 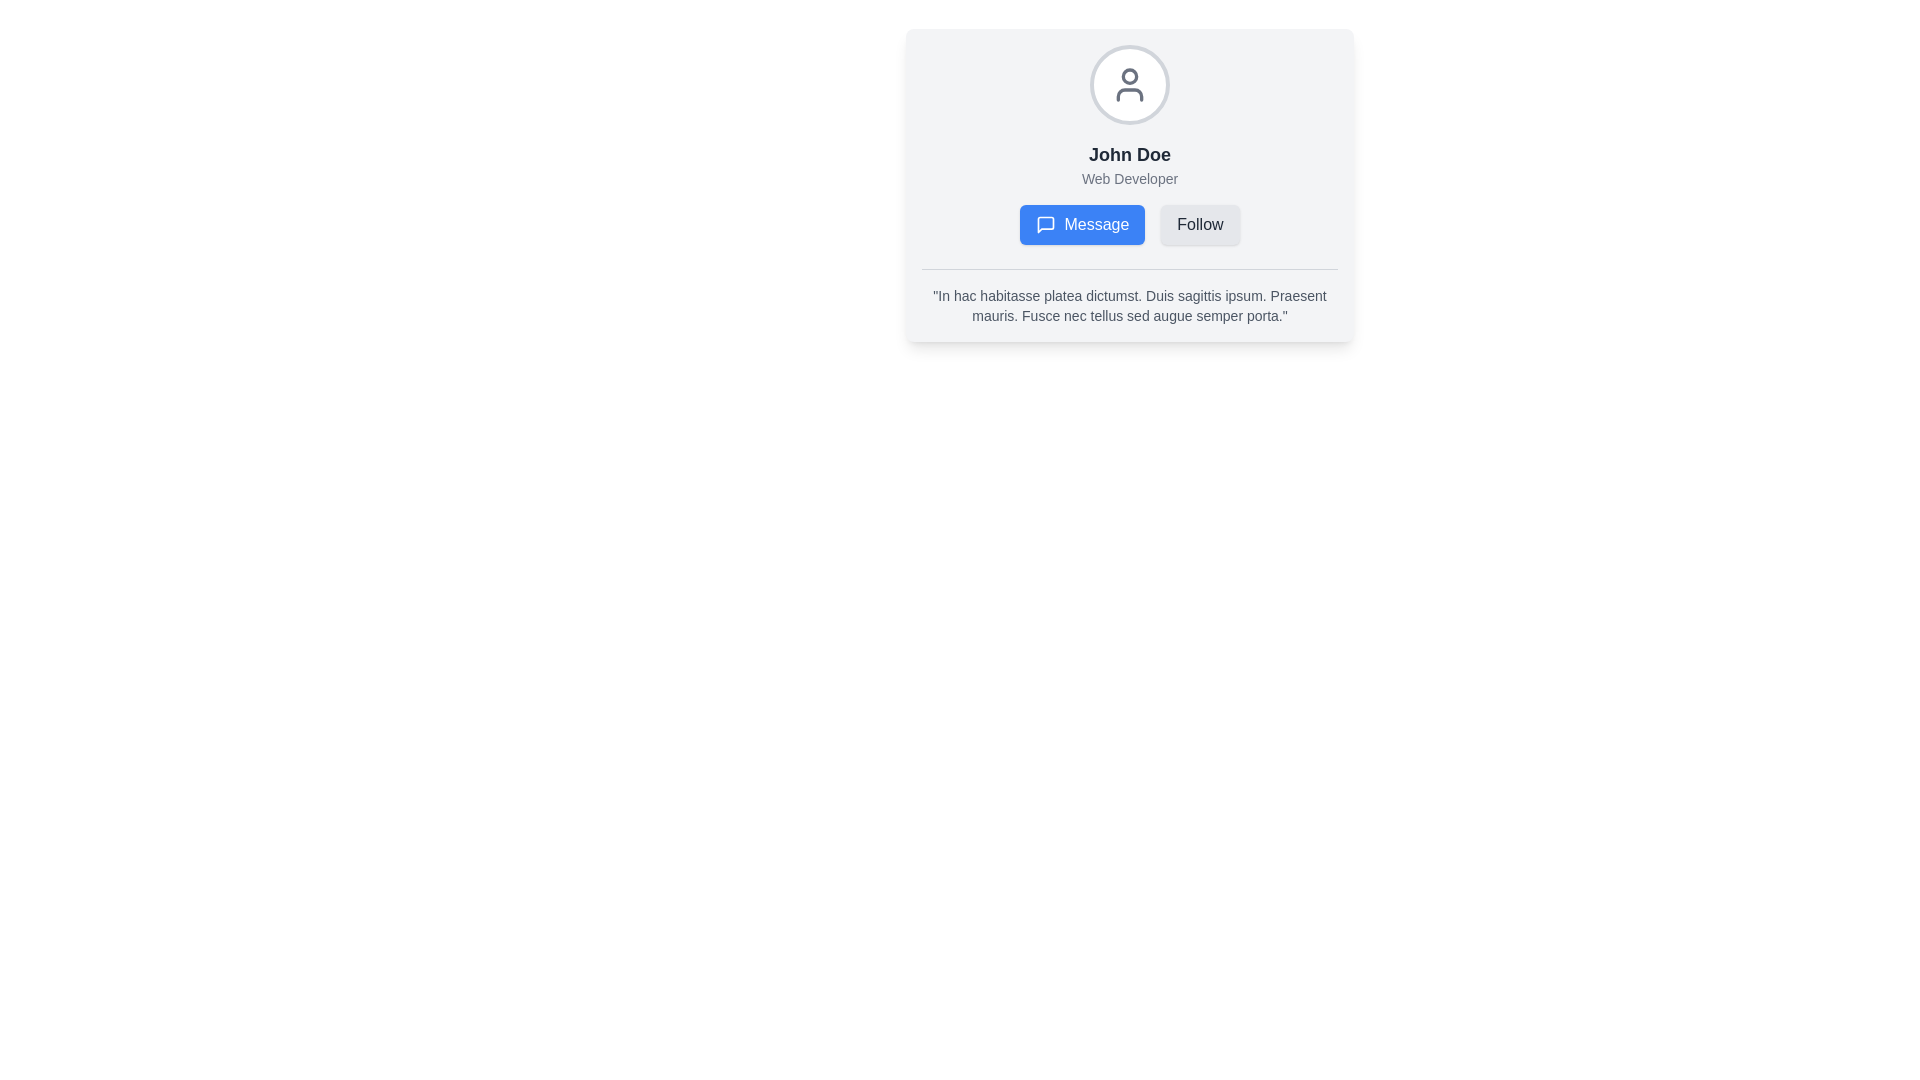 What do you see at coordinates (1129, 177) in the screenshot?
I see `the Static Text element displaying 'Web Developer' which is styled with a small text size and gray color, located beneath 'John Doe' and above interactive buttons` at bounding box center [1129, 177].